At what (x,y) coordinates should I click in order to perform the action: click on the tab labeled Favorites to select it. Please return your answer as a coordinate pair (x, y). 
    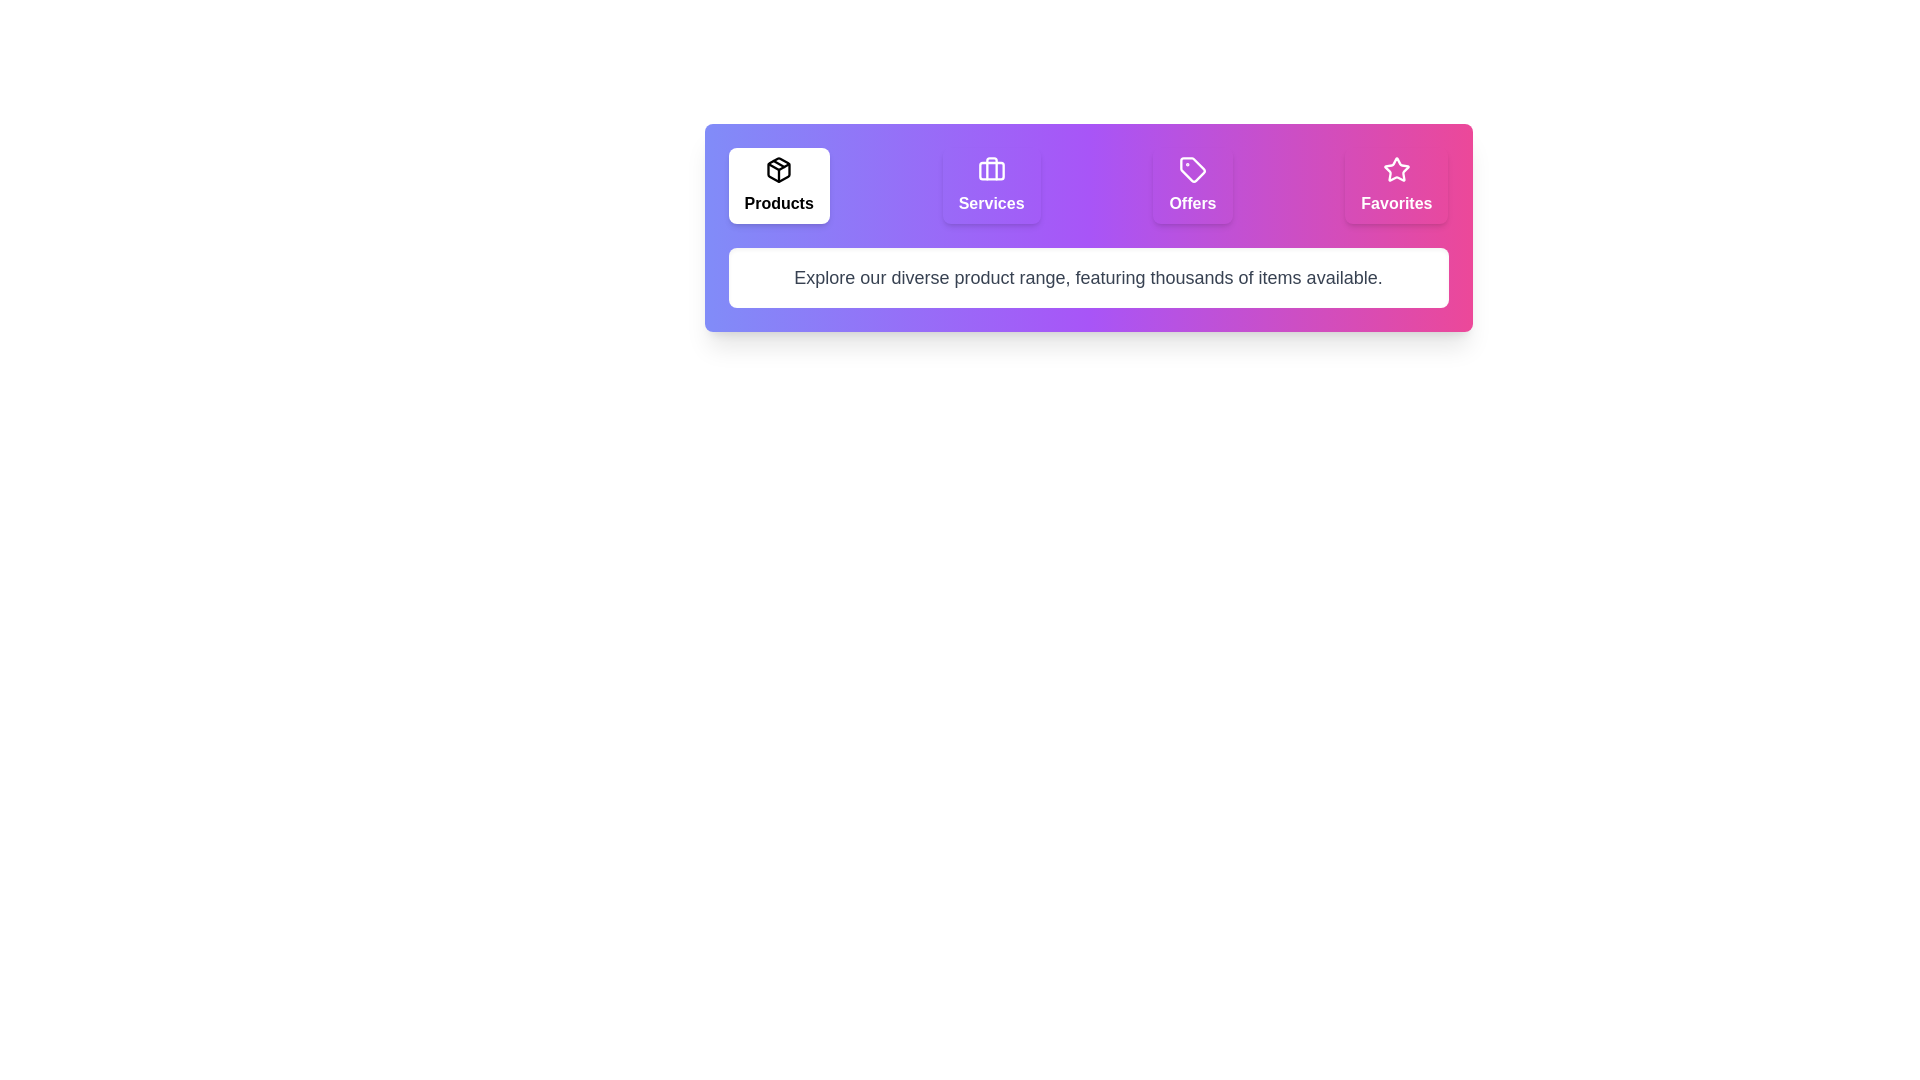
    Looking at the image, I should click on (1395, 185).